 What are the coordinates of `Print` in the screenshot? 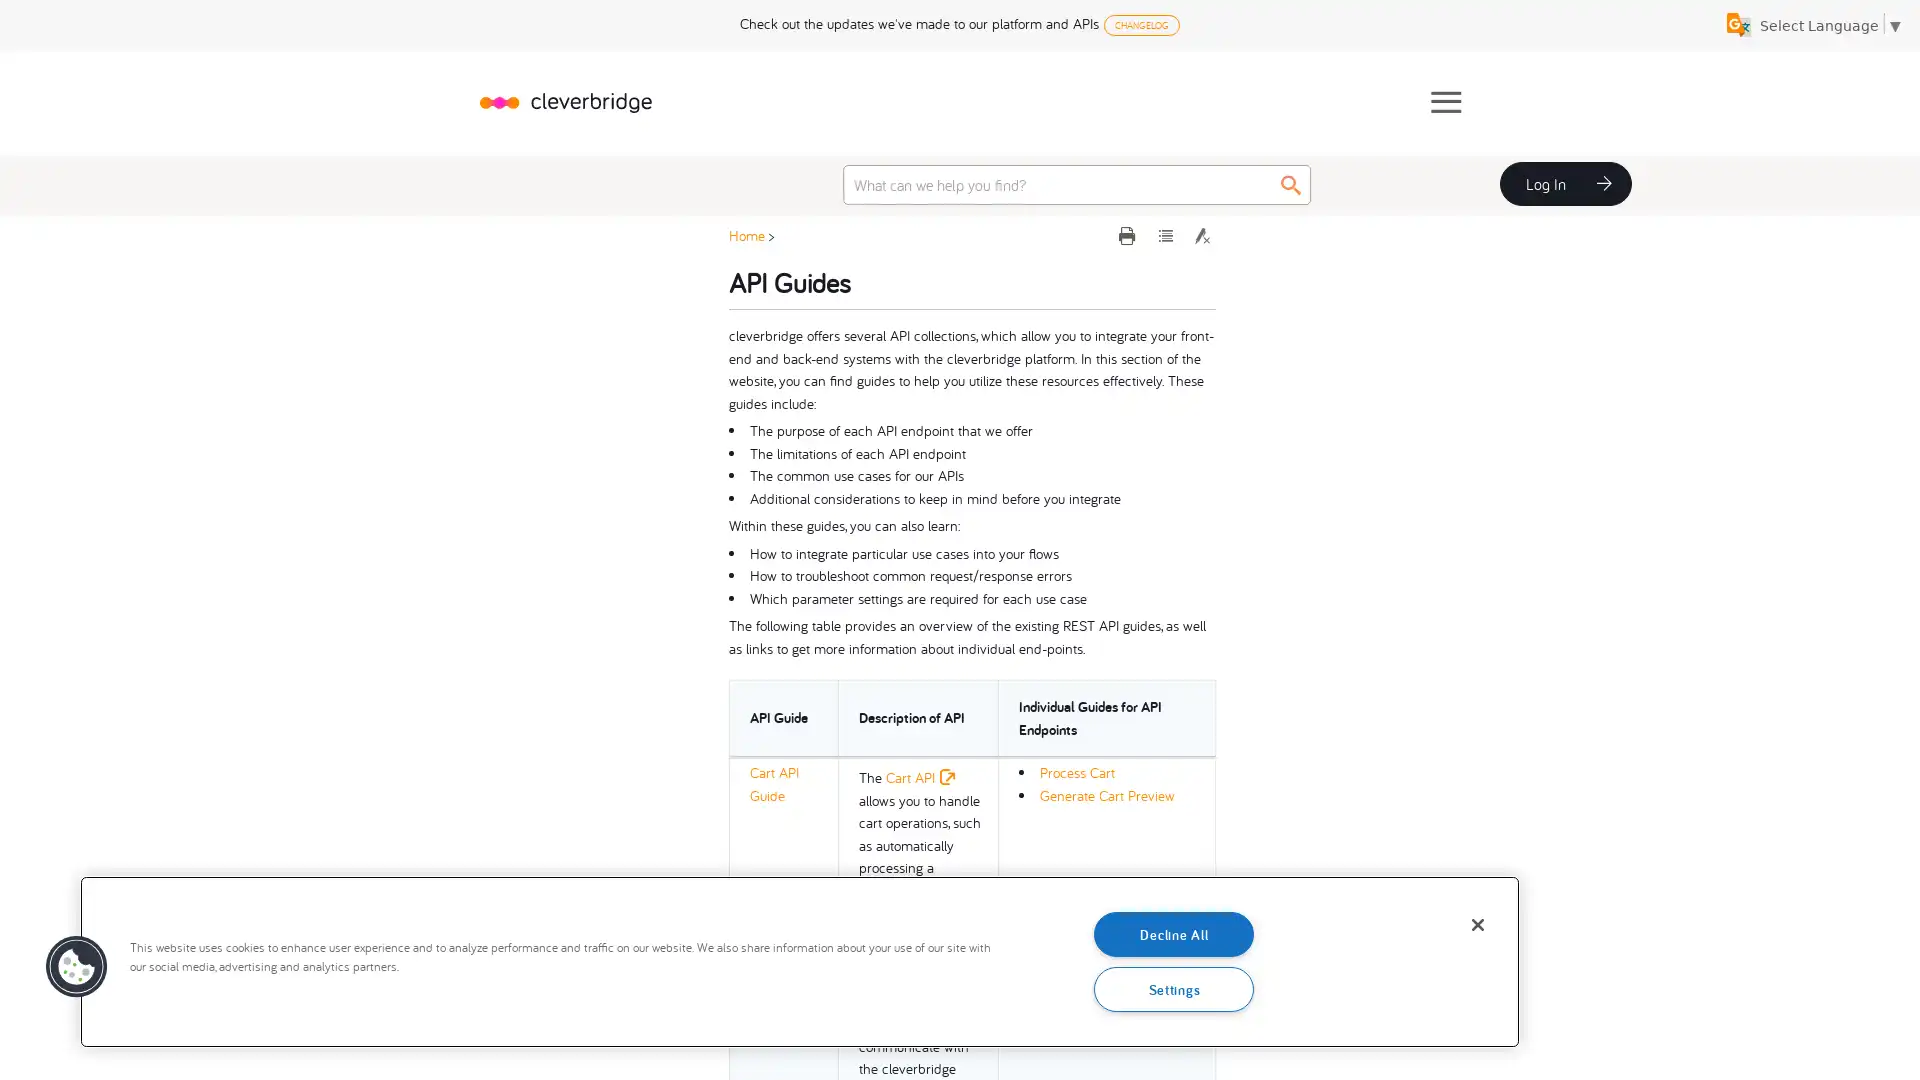 It's located at (1129, 234).